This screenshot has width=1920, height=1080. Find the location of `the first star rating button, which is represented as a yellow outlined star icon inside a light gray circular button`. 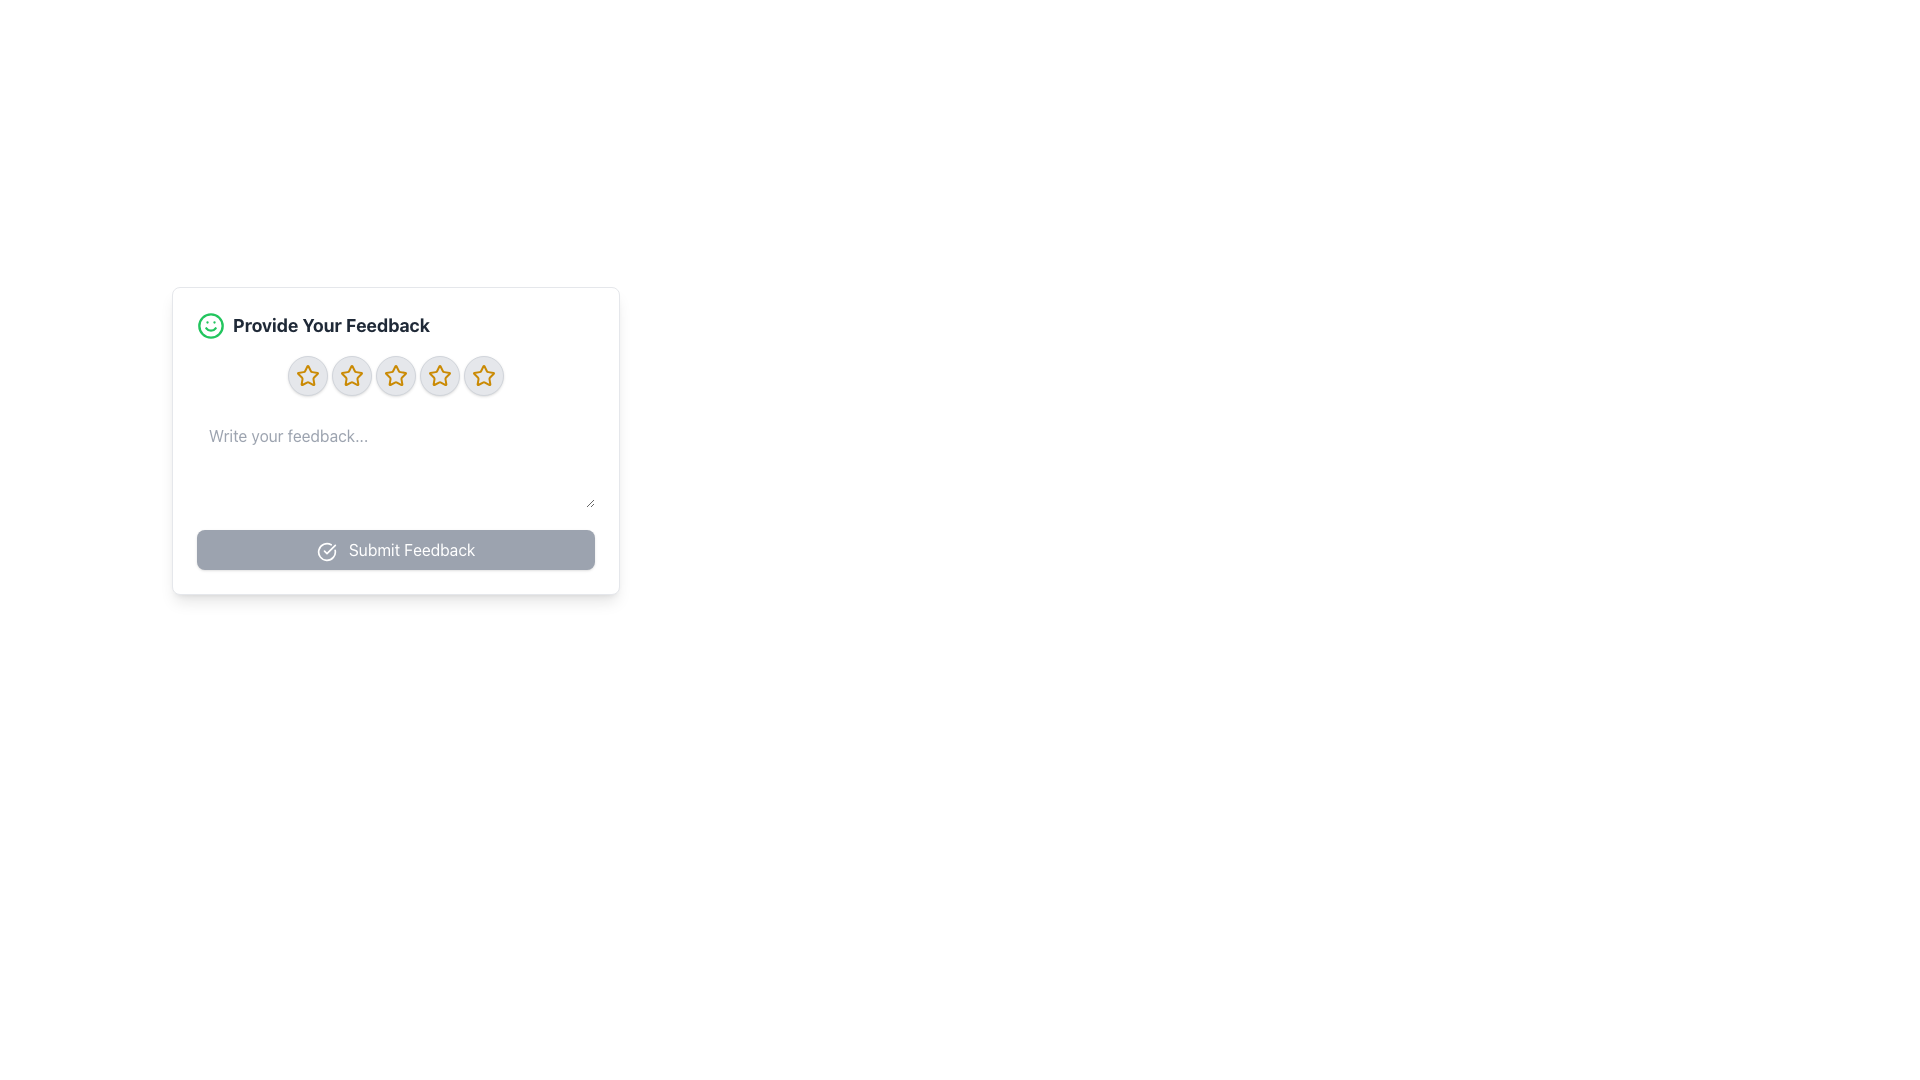

the first star rating button, which is represented as a yellow outlined star icon inside a light gray circular button is located at coordinates (306, 375).